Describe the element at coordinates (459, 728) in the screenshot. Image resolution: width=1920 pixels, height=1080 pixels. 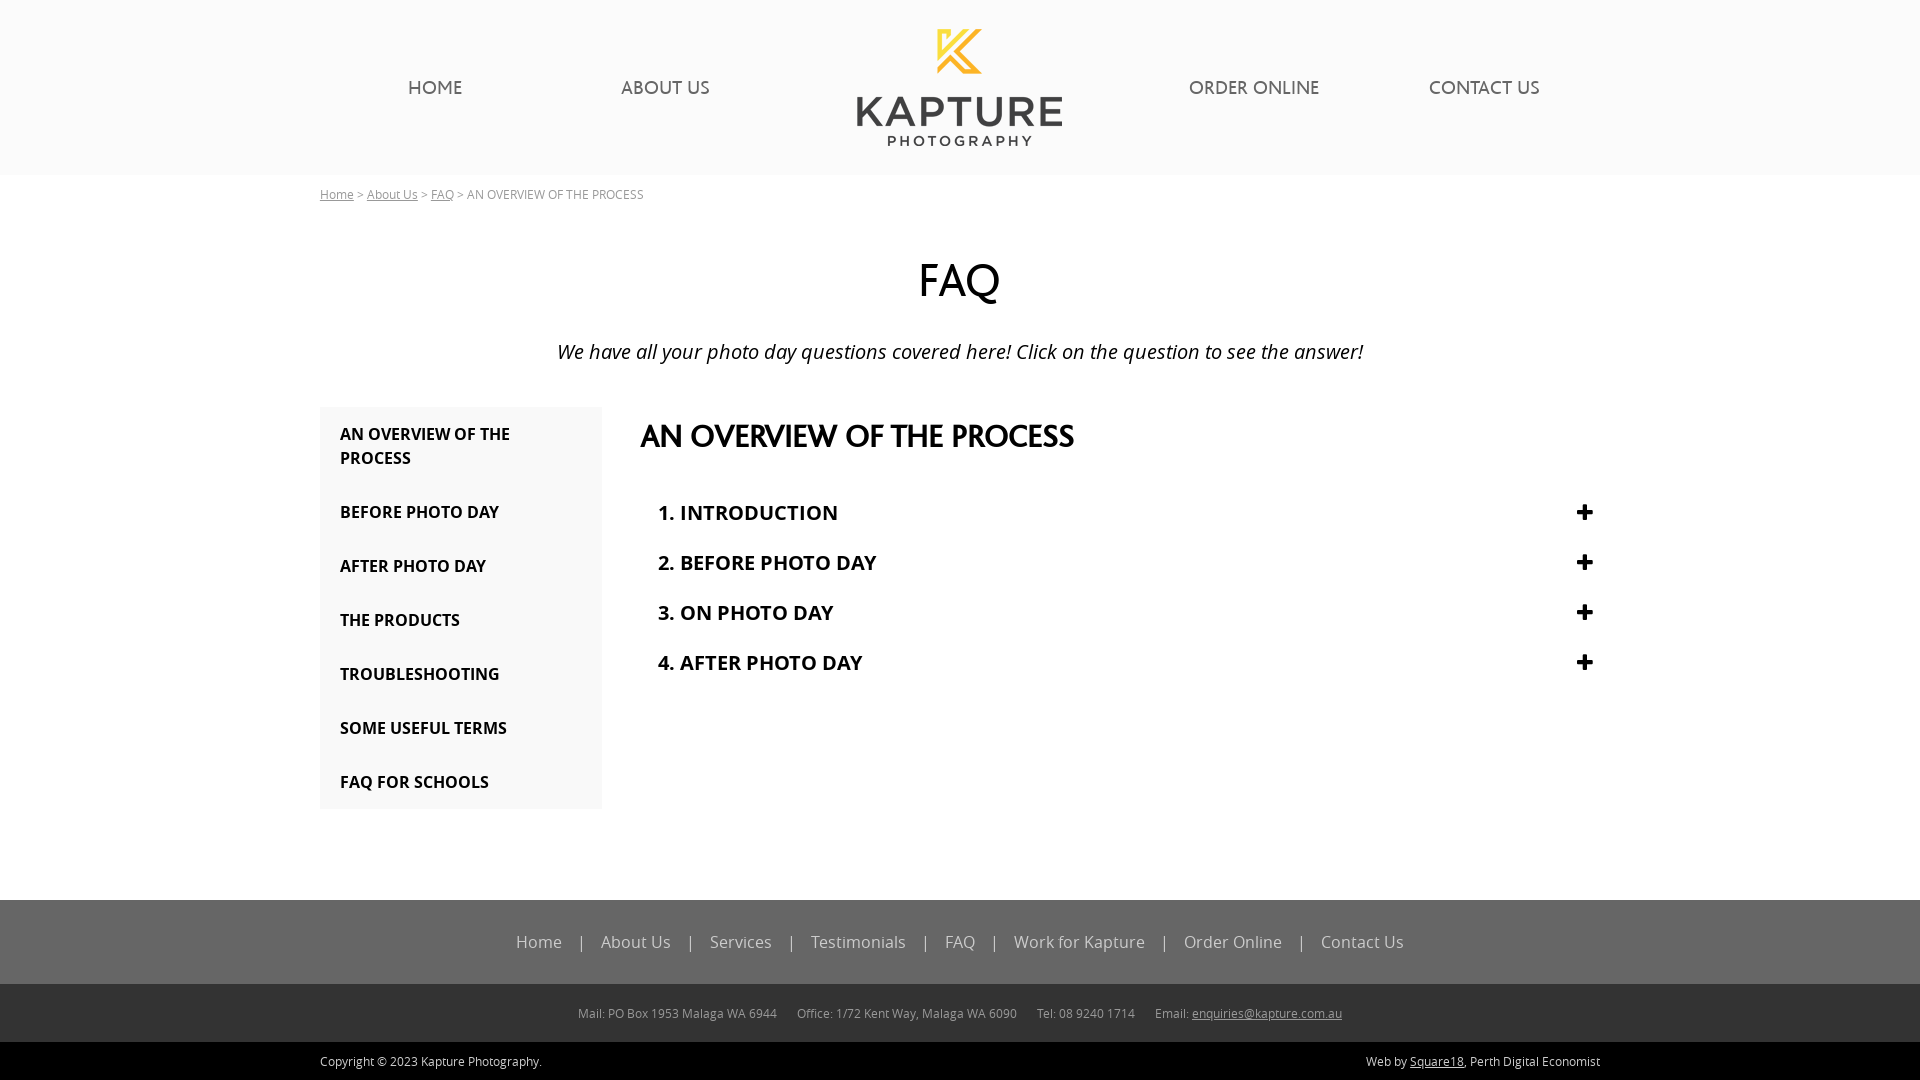
I see `'SOME USEFUL TERMS'` at that location.